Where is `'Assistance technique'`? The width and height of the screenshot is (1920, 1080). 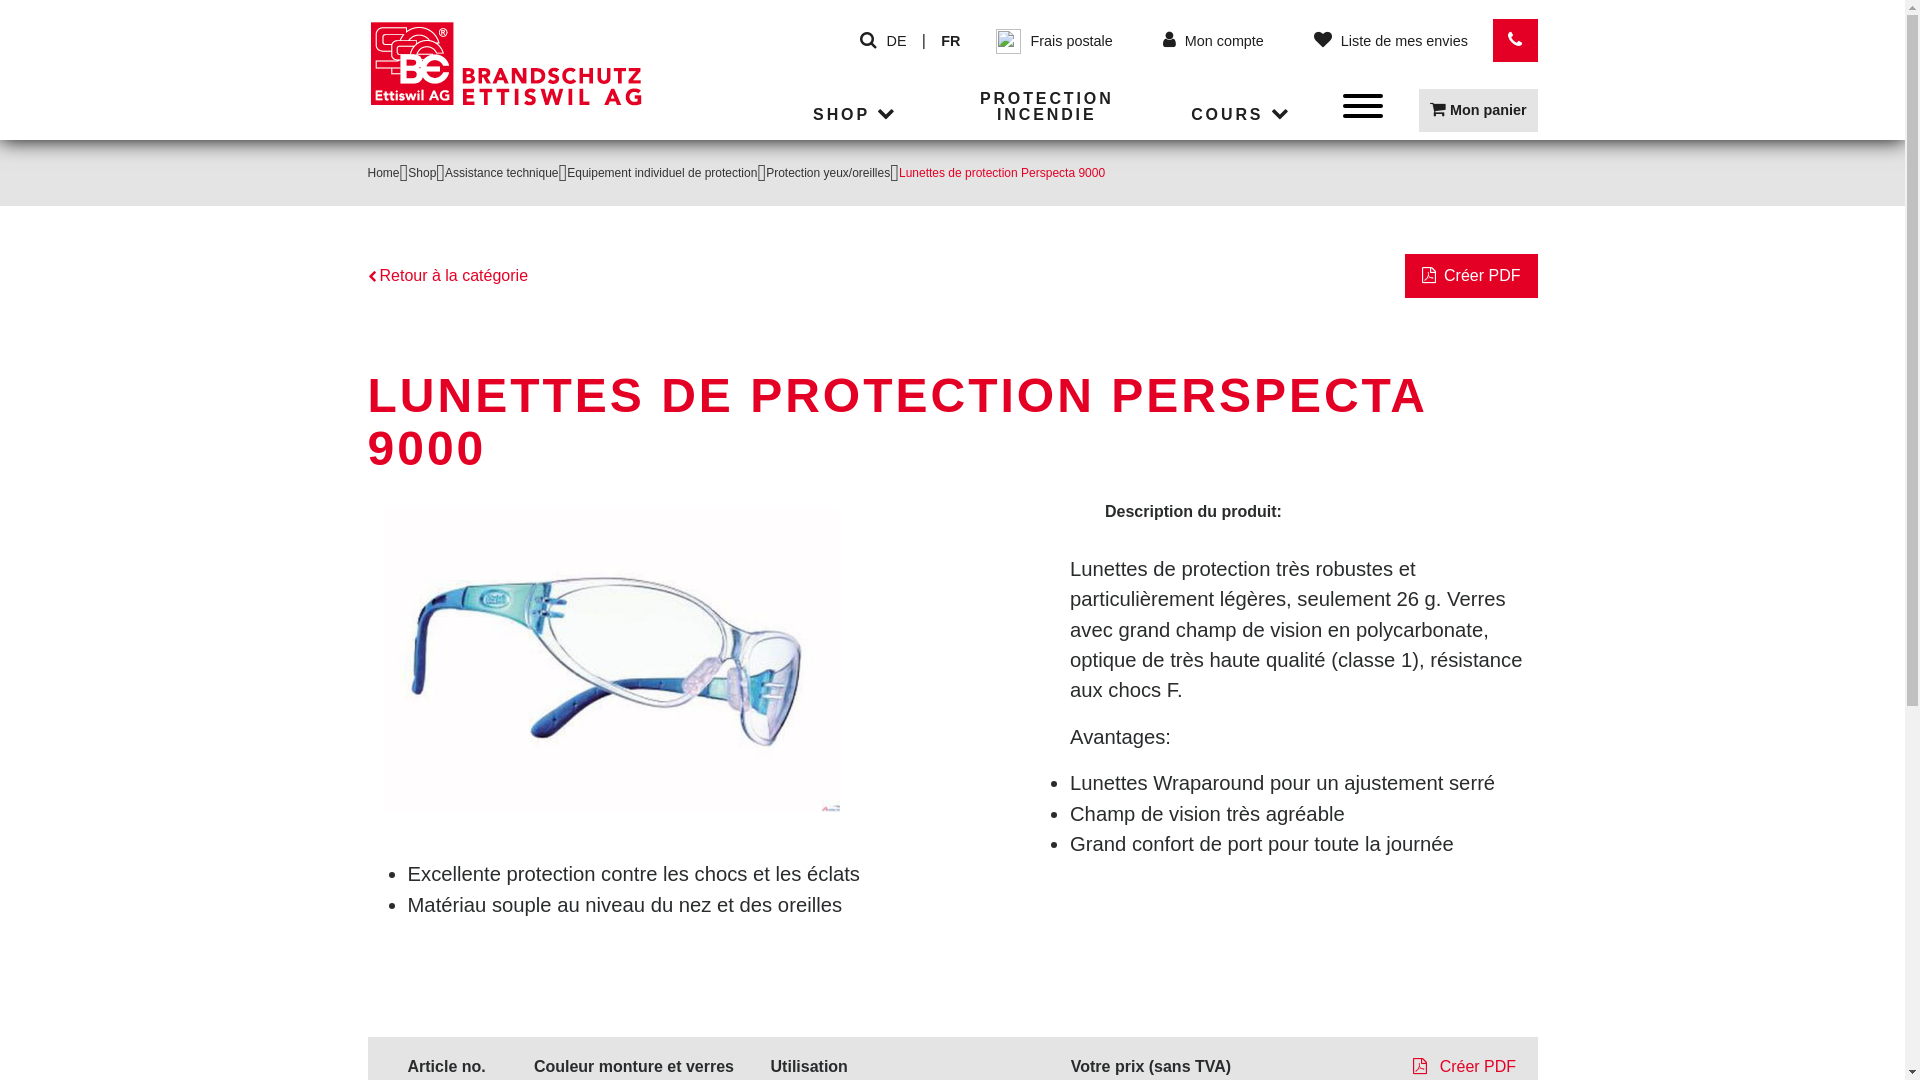
'Assistance technique' is located at coordinates (501, 172).